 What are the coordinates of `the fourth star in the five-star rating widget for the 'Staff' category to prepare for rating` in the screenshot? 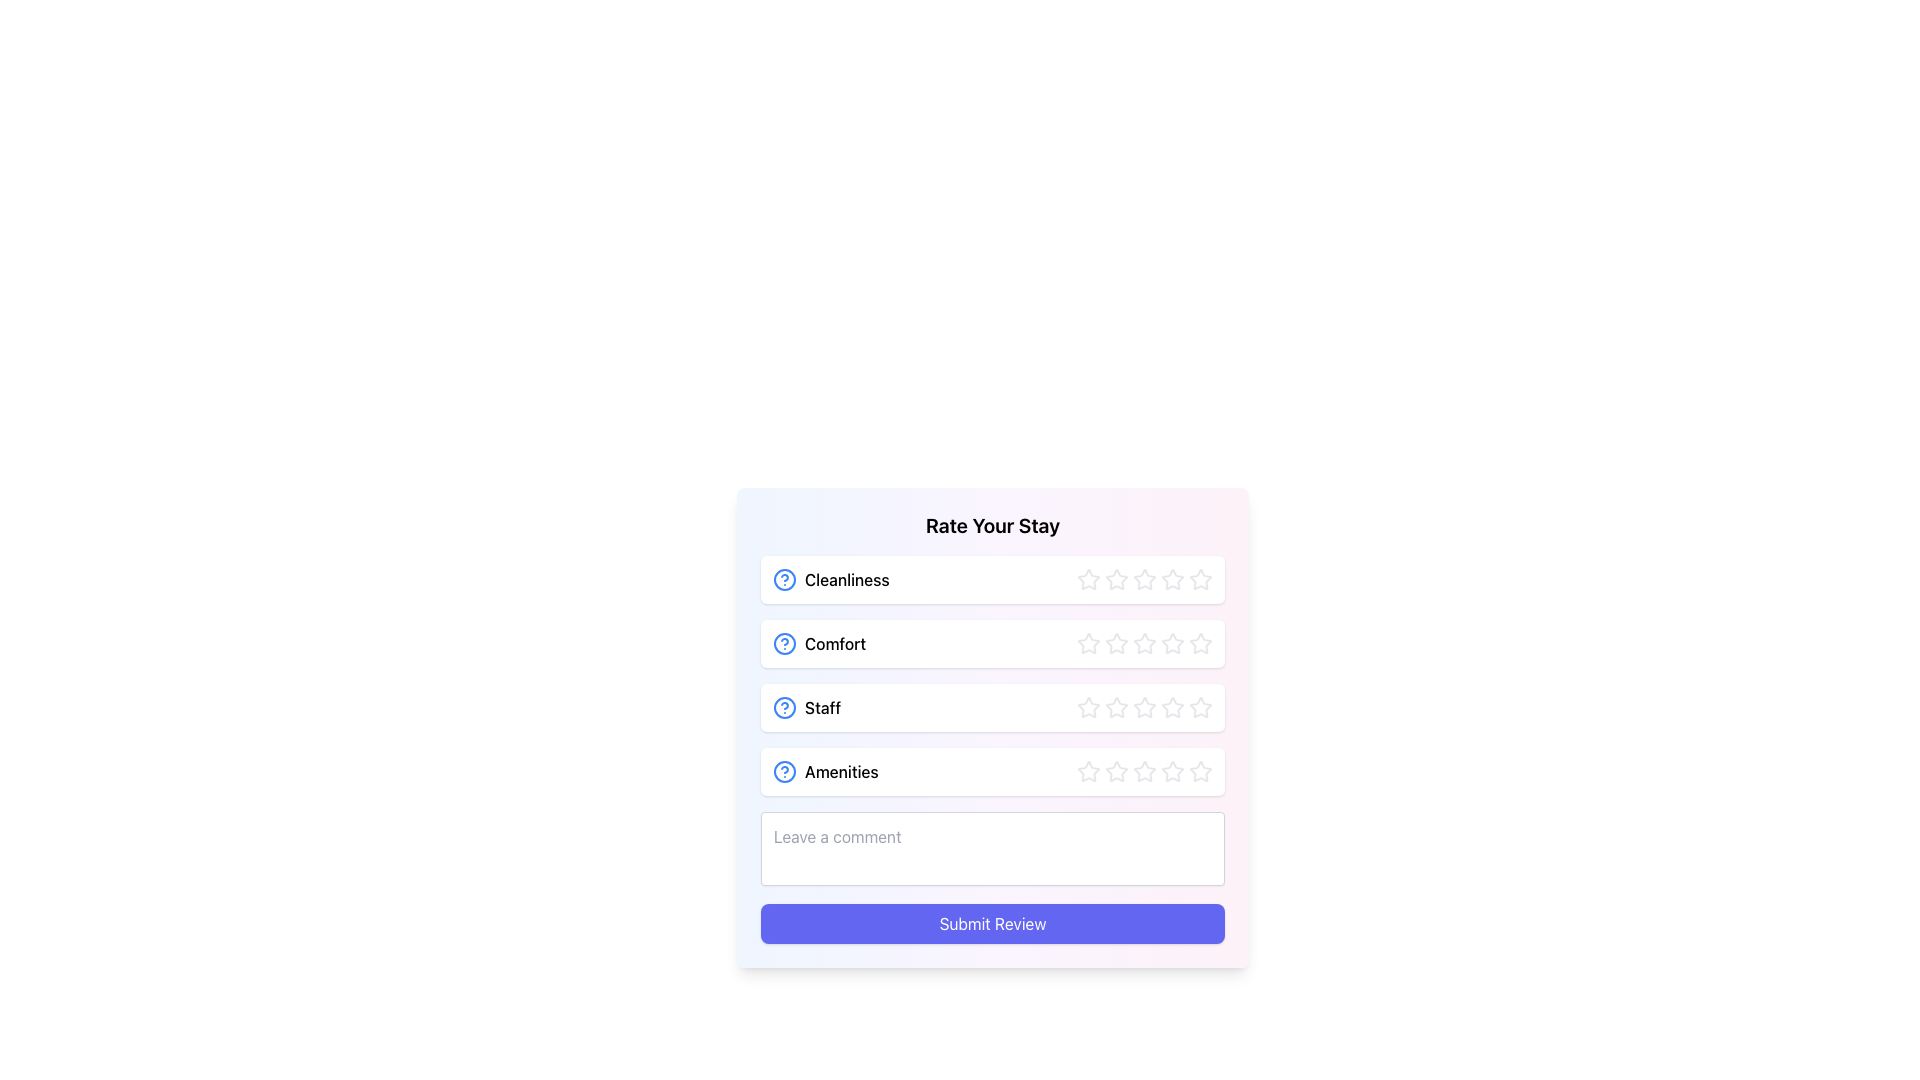 It's located at (1145, 707).